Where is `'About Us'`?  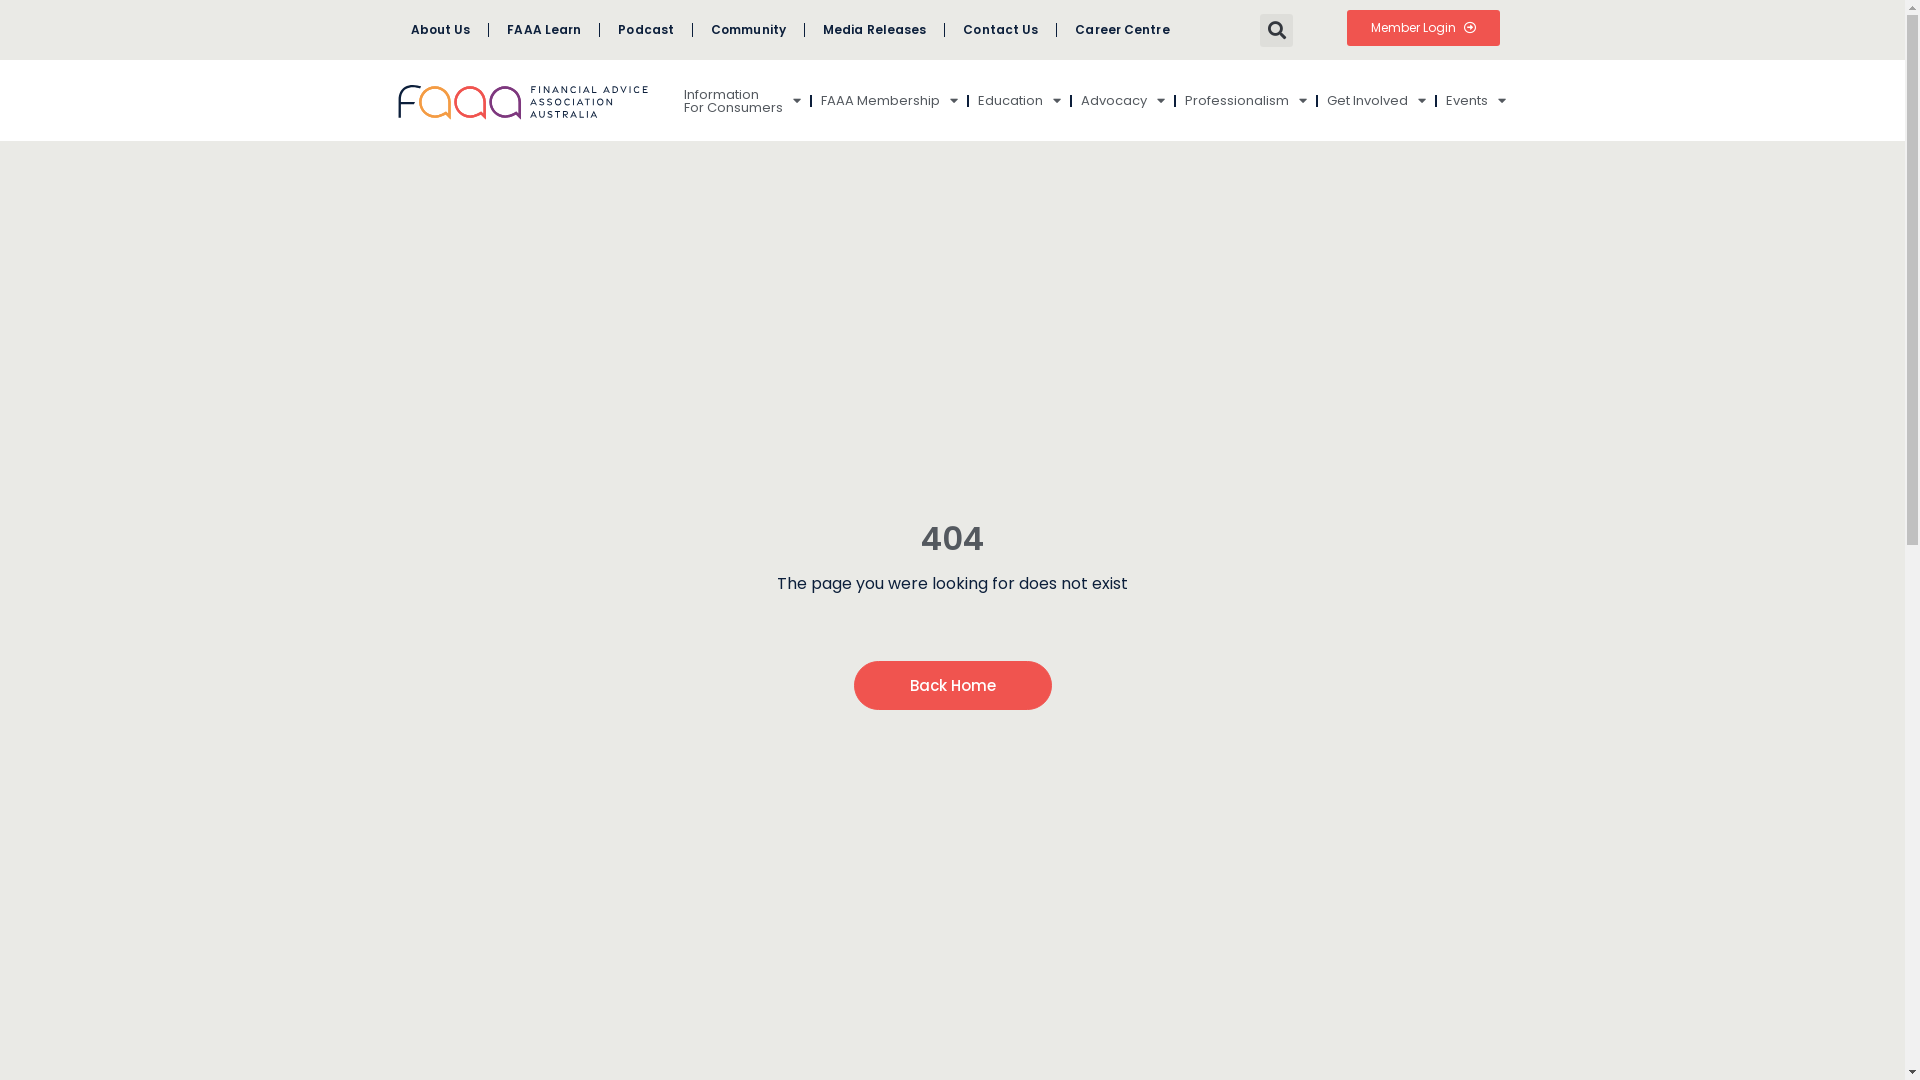
'About Us' is located at coordinates (392, 30).